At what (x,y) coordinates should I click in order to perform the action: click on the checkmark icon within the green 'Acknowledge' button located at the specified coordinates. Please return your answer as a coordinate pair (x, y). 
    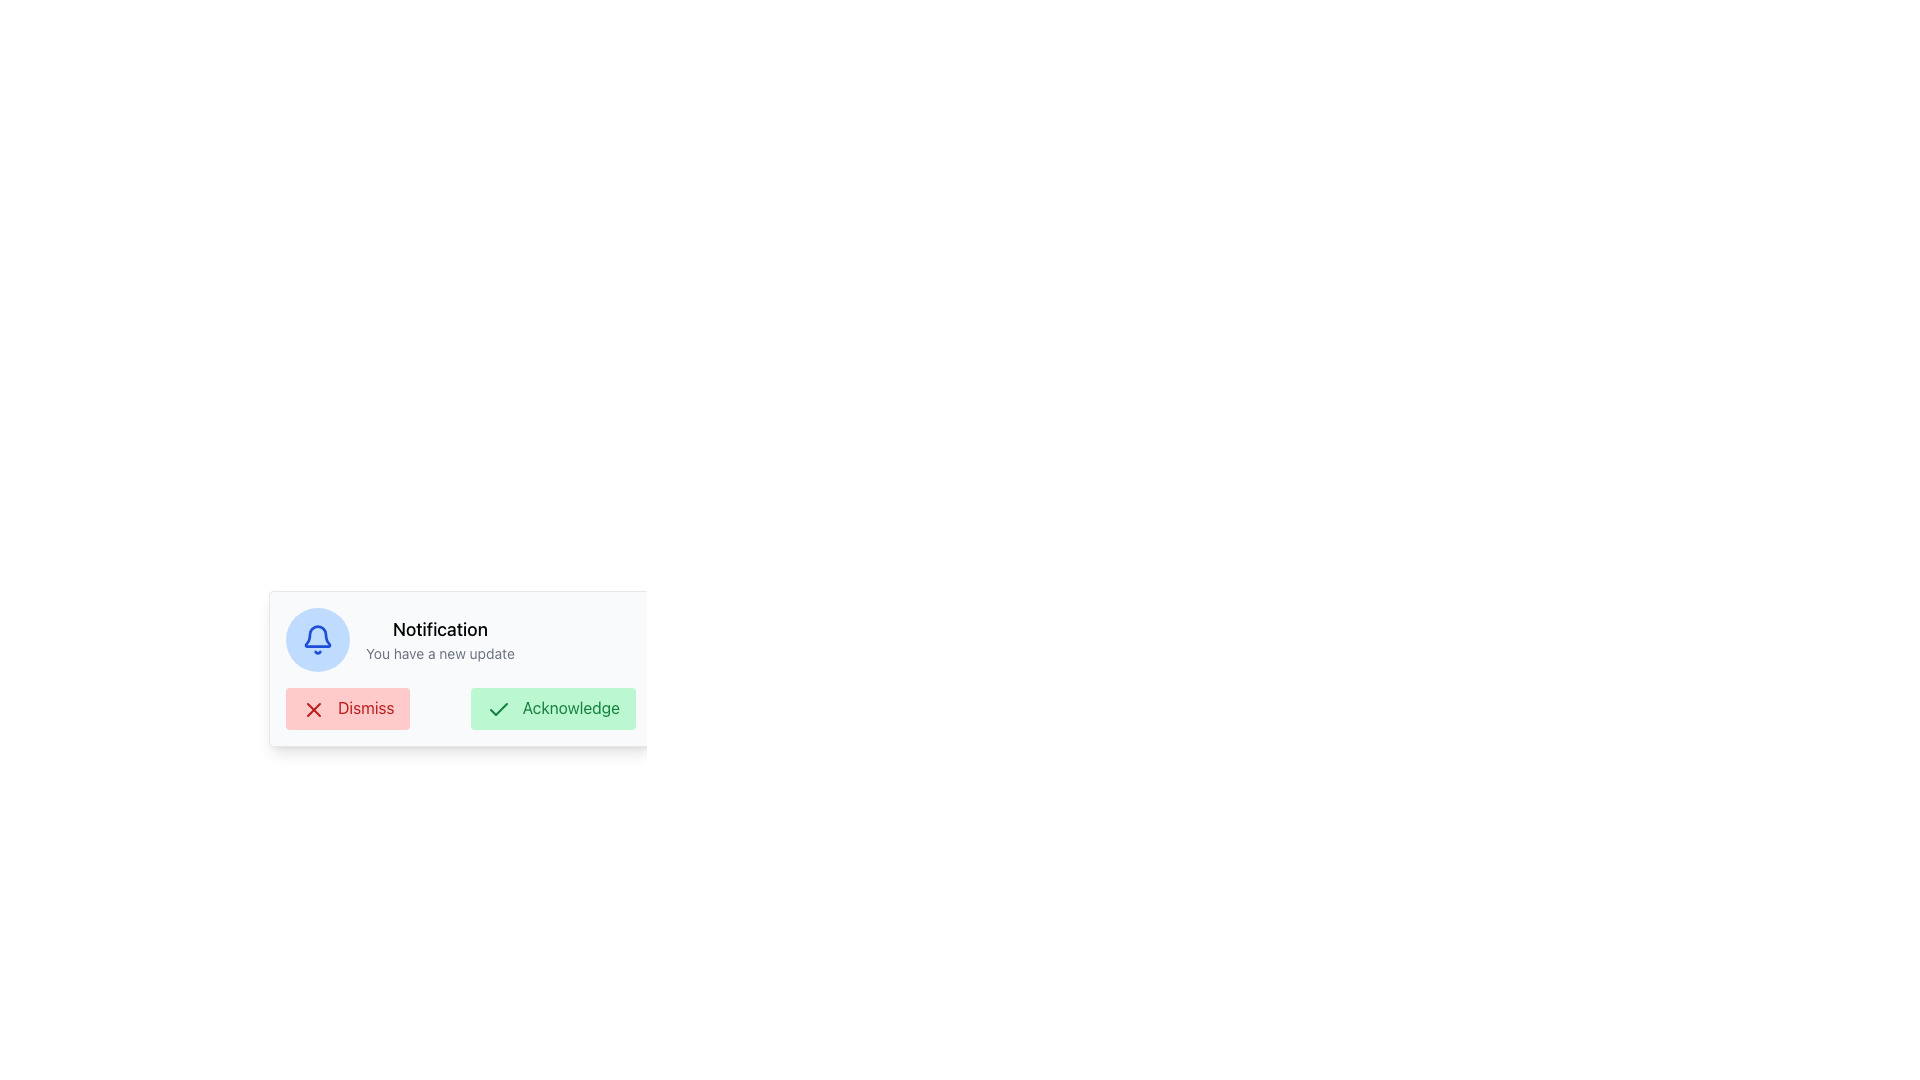
    Looking at the image, I should click on (498, 708).